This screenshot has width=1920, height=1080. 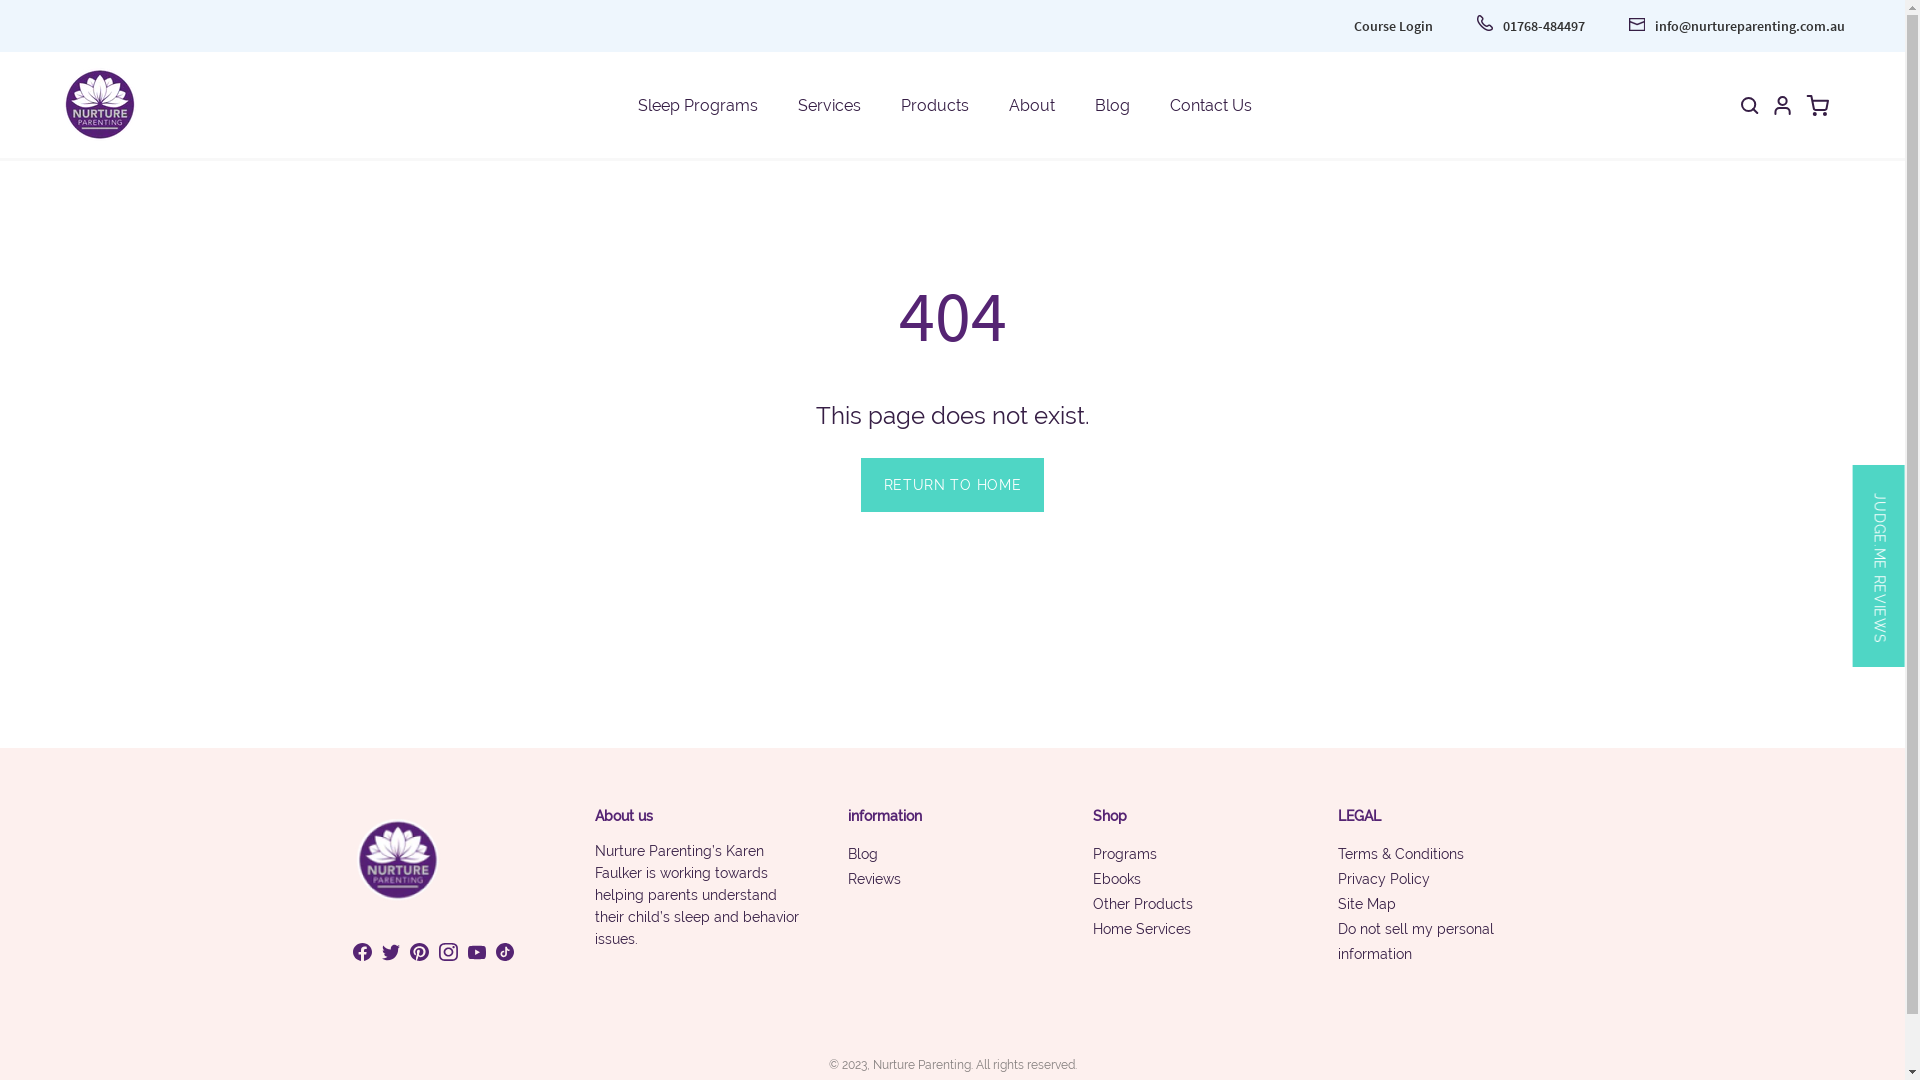 What do you see at coordinates (504, 951) in the screenshot?
I see `'View Nurture Parenting Shop on Tiktok'` at bounding box center [504, 951].